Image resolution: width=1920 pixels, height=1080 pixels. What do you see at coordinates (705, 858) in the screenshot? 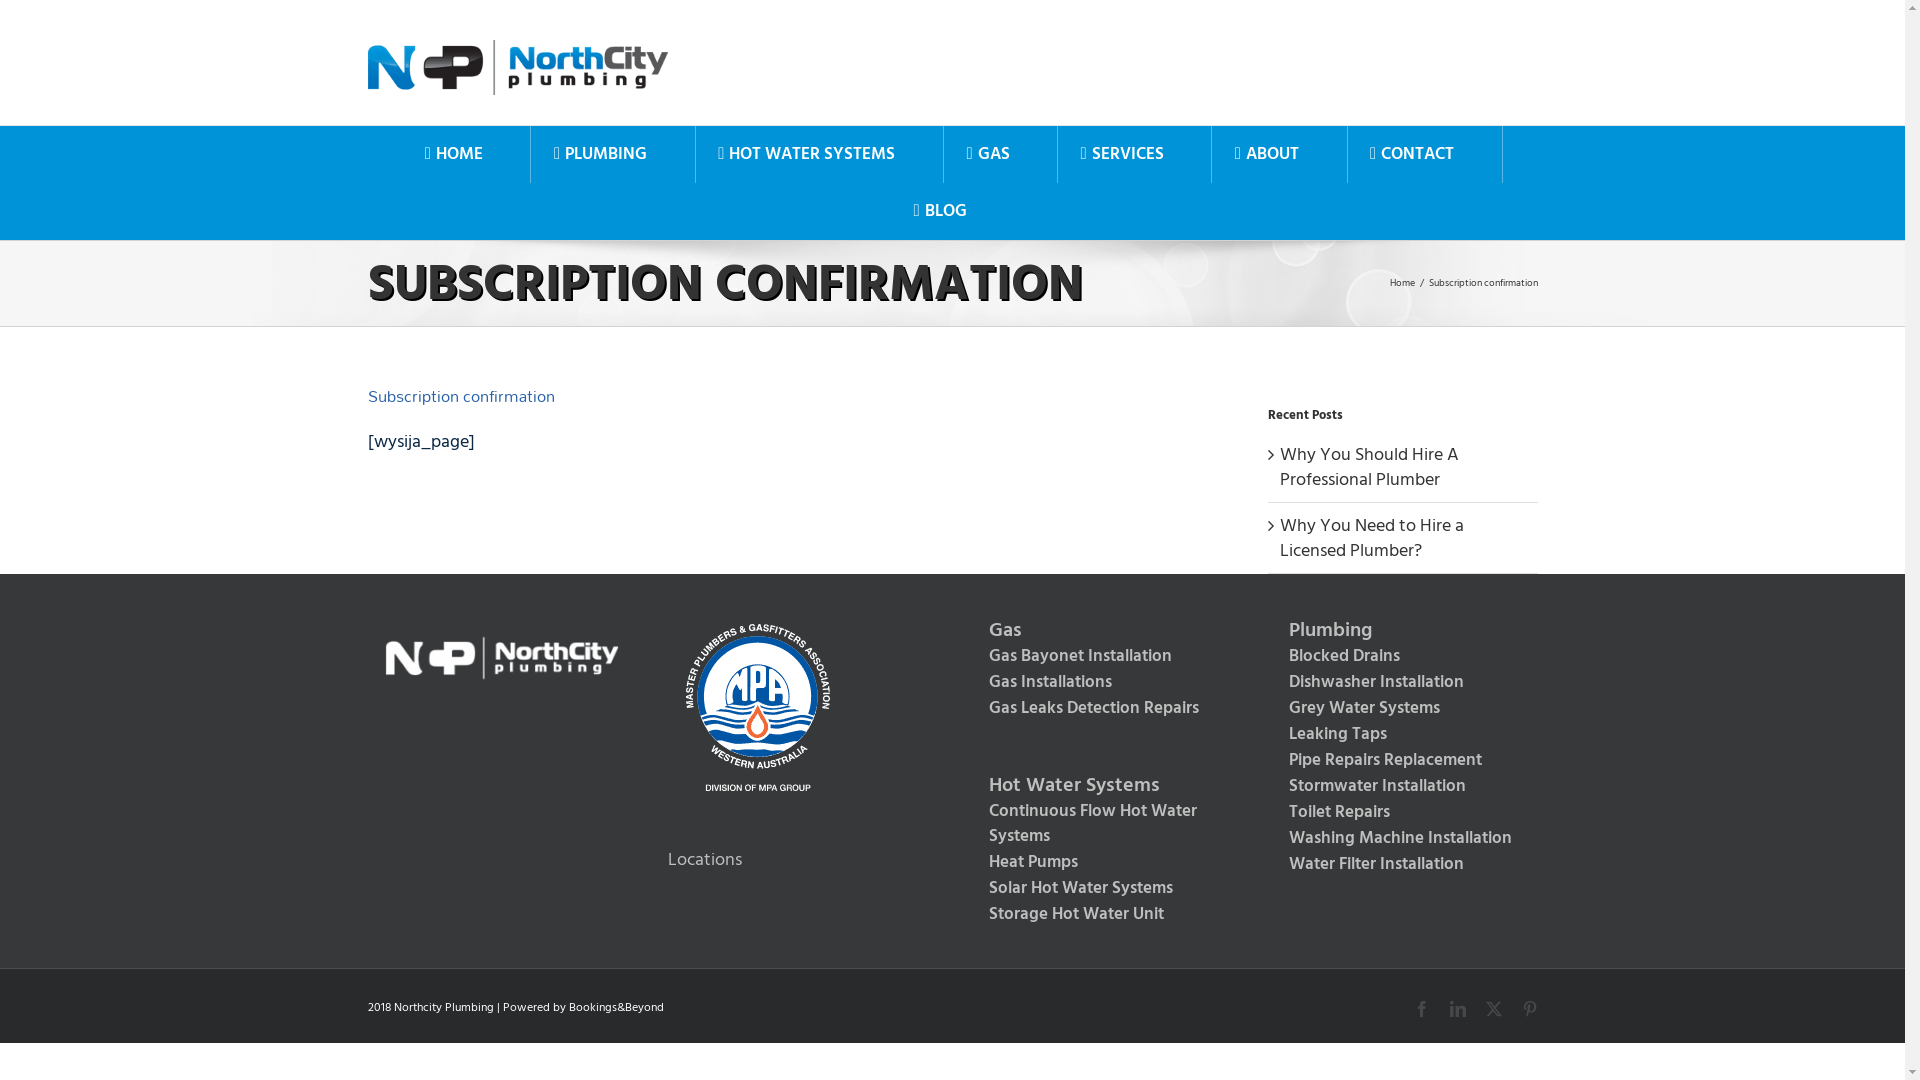
I see `'Locations'` at bounding box center [705, 858].